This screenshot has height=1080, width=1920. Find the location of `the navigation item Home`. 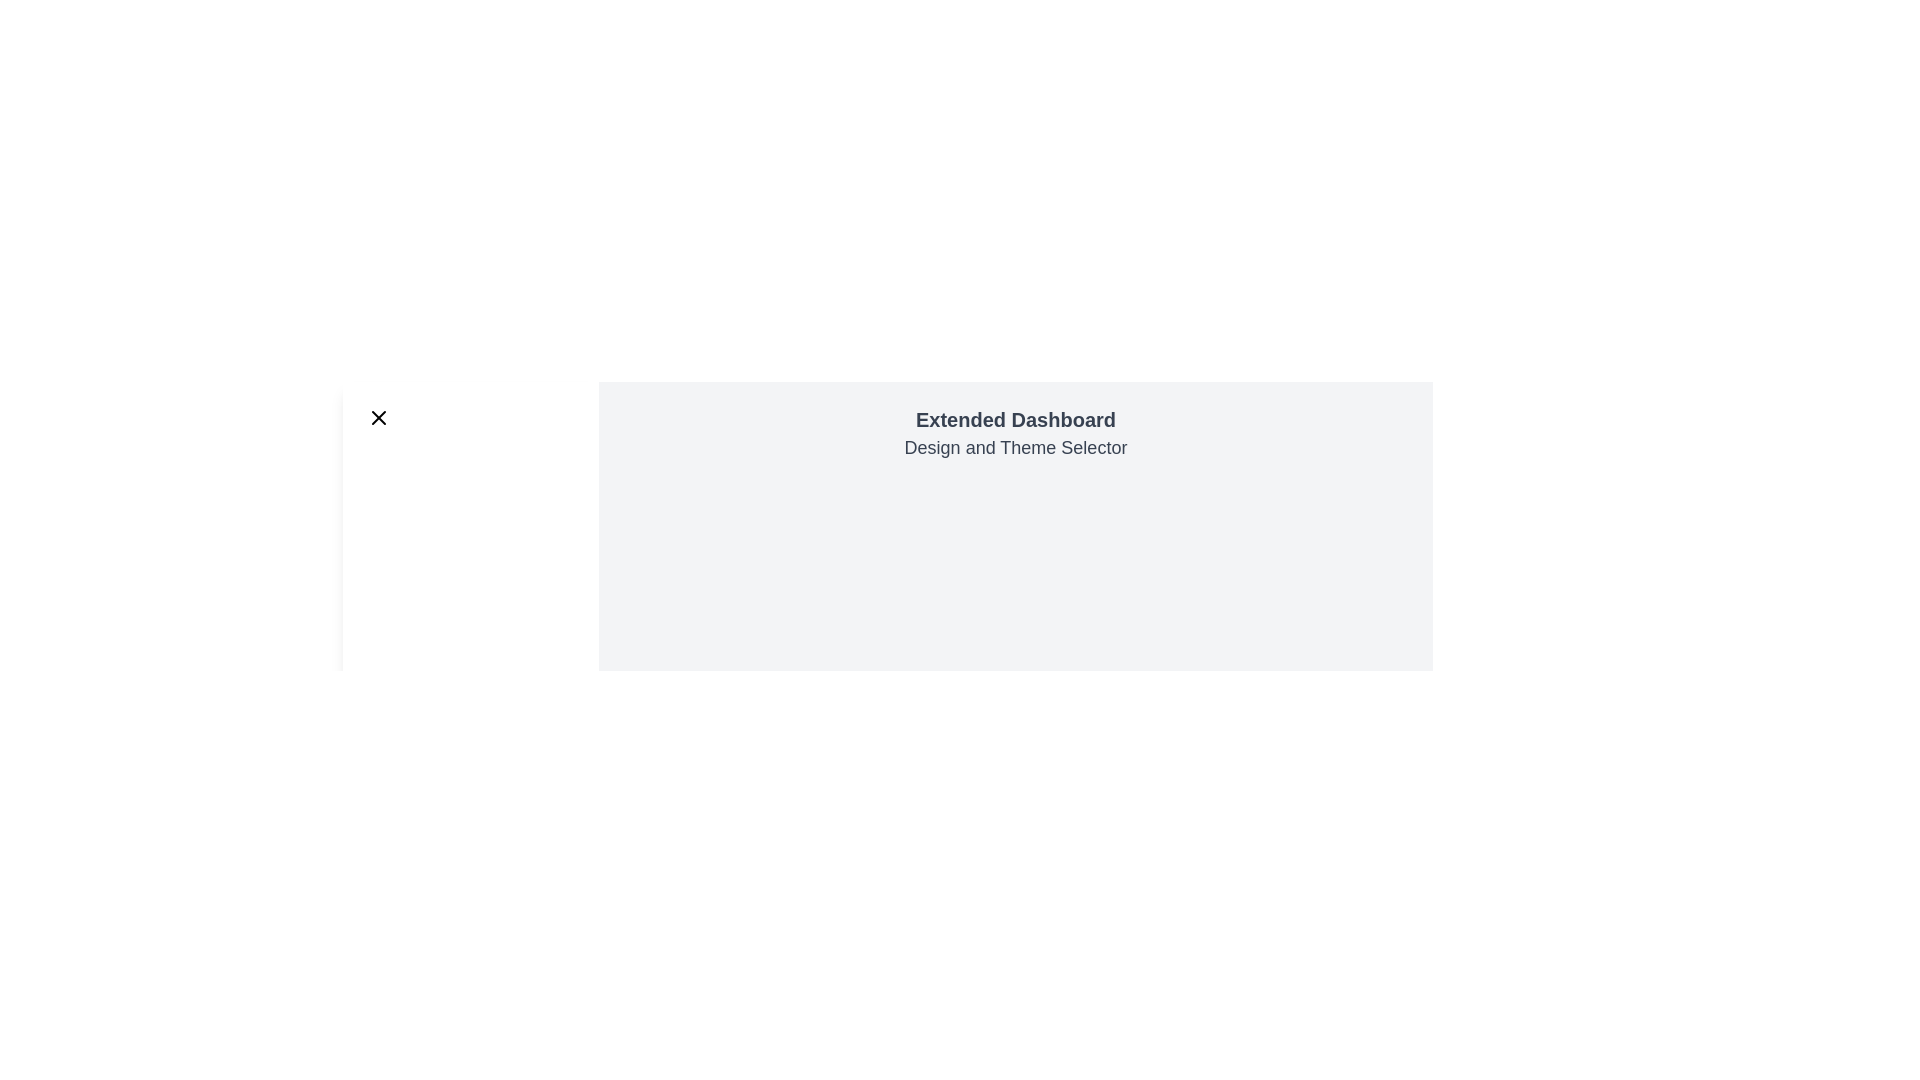

the navigation item Home is located at coordinates (469, 474).